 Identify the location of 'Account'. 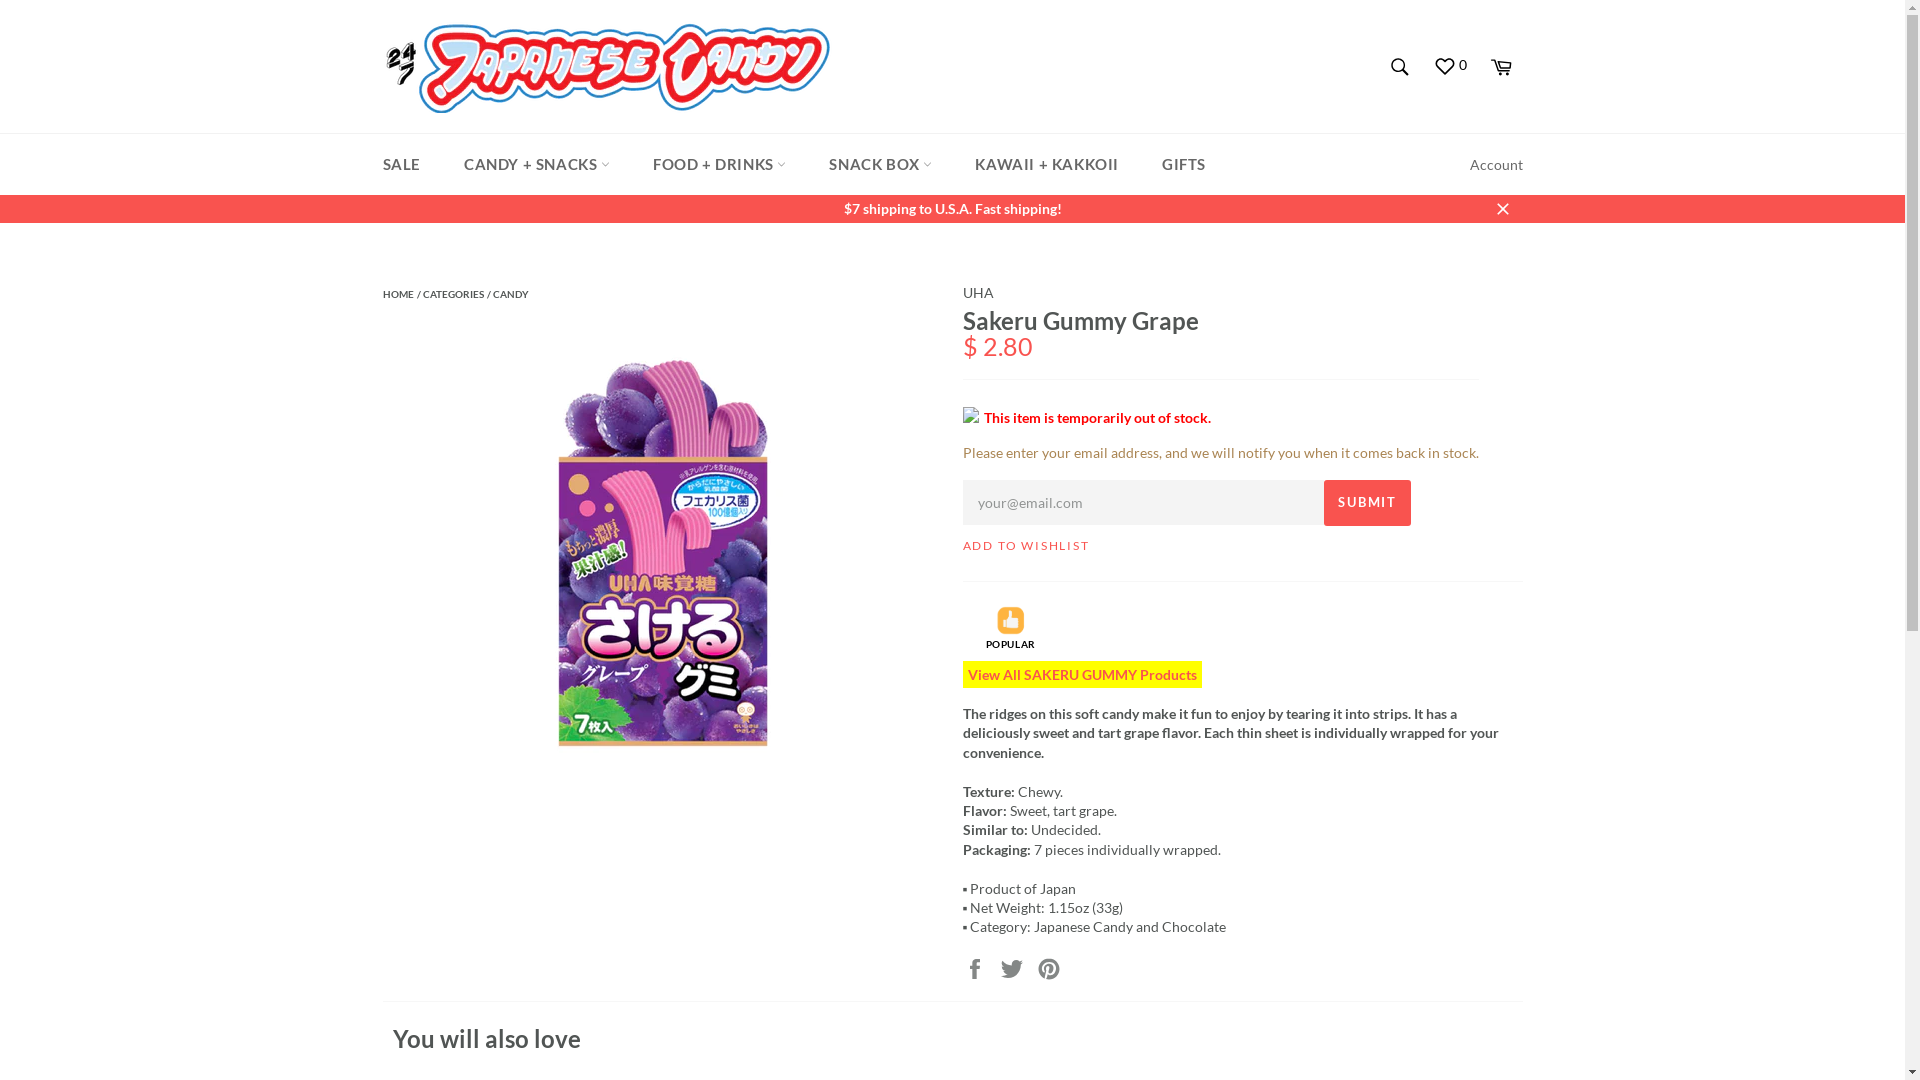
(1496, 163).